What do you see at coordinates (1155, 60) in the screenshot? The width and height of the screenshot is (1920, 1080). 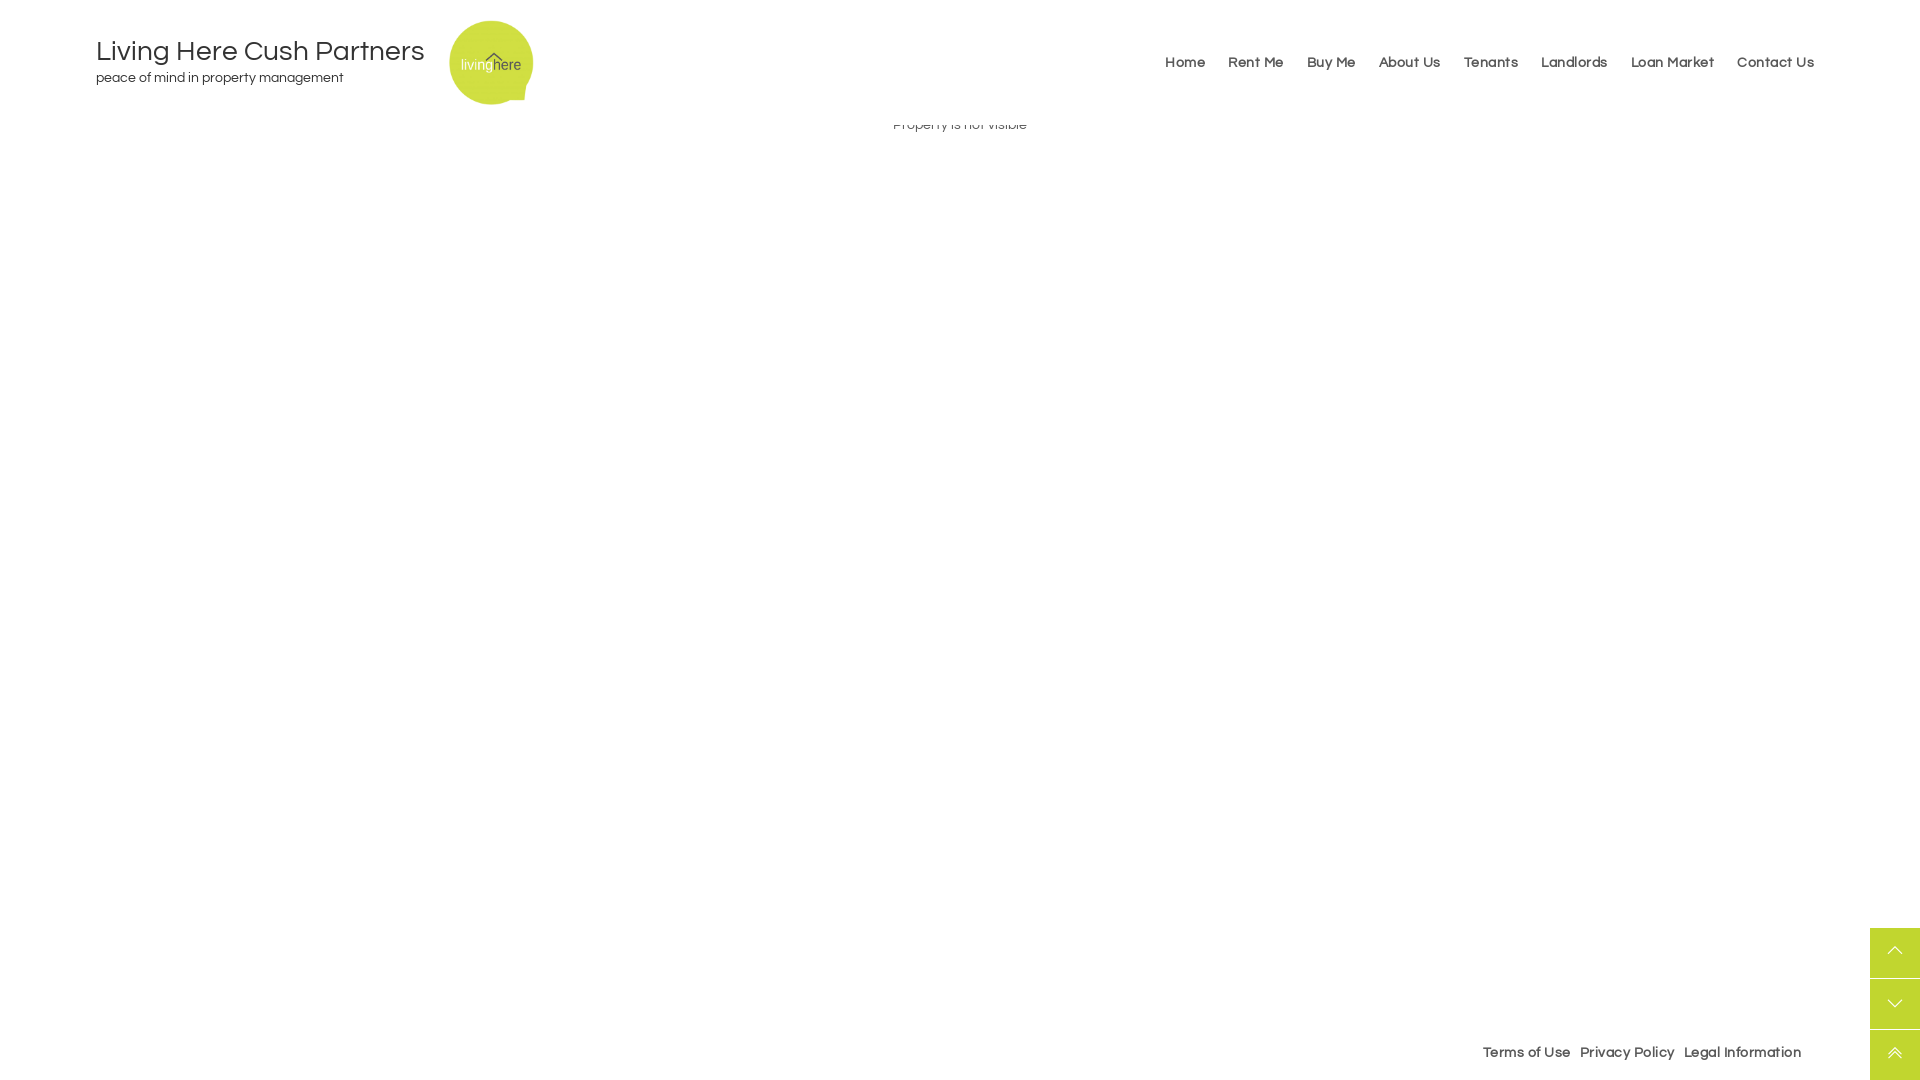 I see `'Home'` at bounding box center [1155, 60].